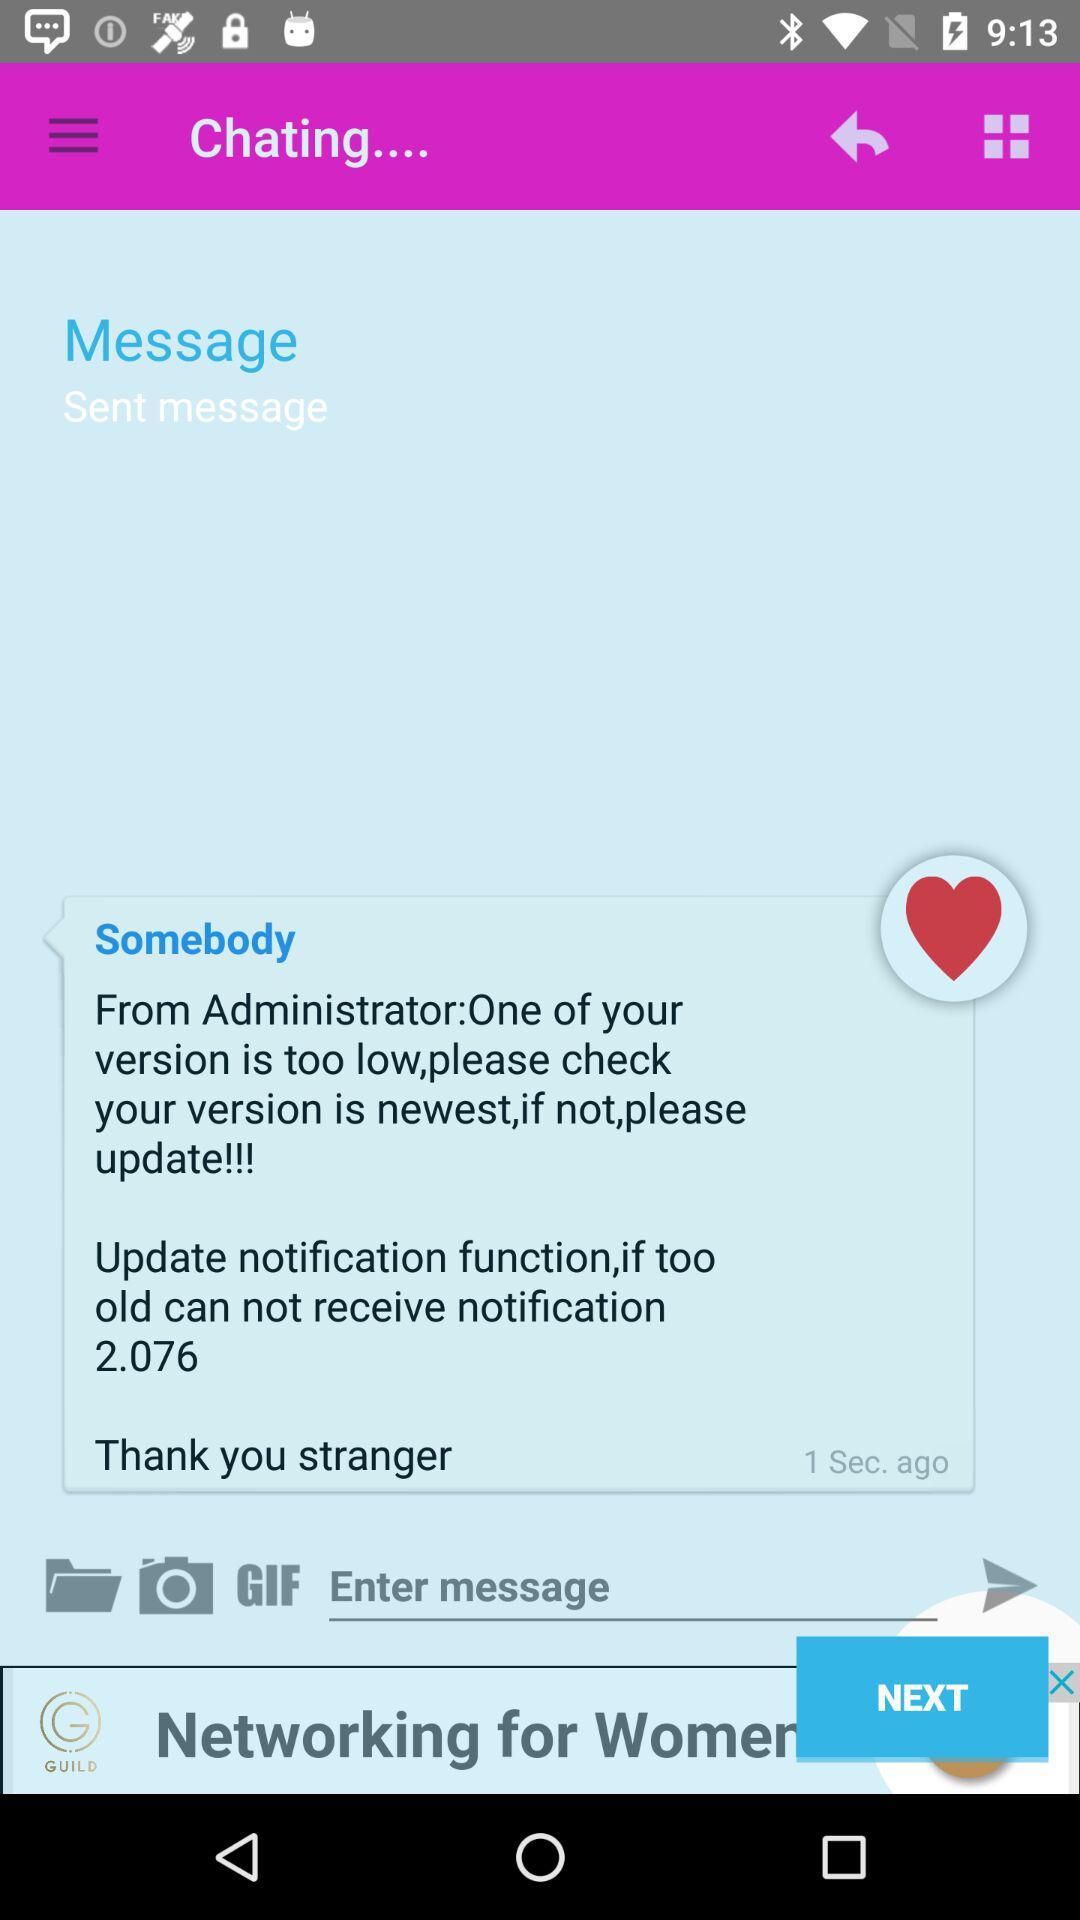 Image resolution: width=1080 pixels, height=1920 pixels. I want to click on advertisements, so click(540, 1727).